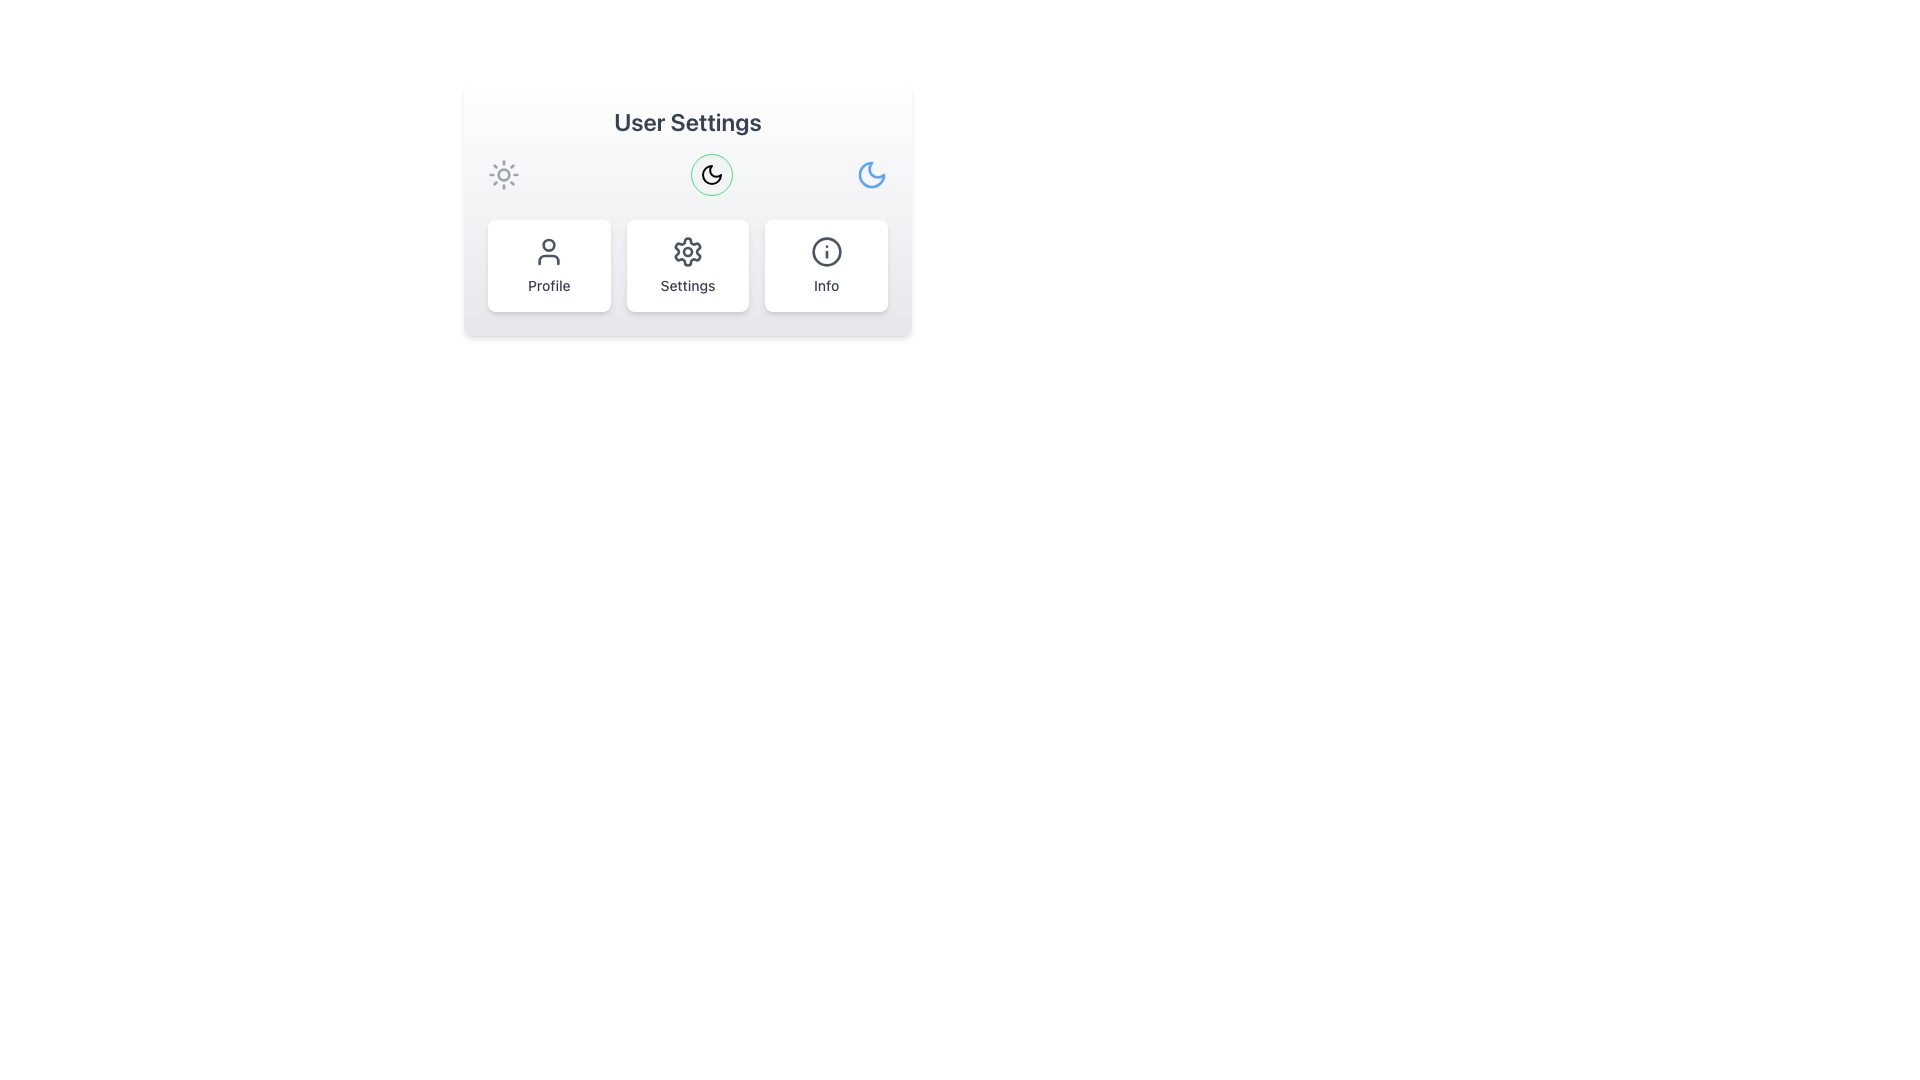 The width and height of the screenshot is (1920, 1080). Describe the element at coordinates (687, 265) in the screenshot. I see `the 'Settings' button, which is a rounded button displaying the word 'Settings' below a cog icon` at that location.